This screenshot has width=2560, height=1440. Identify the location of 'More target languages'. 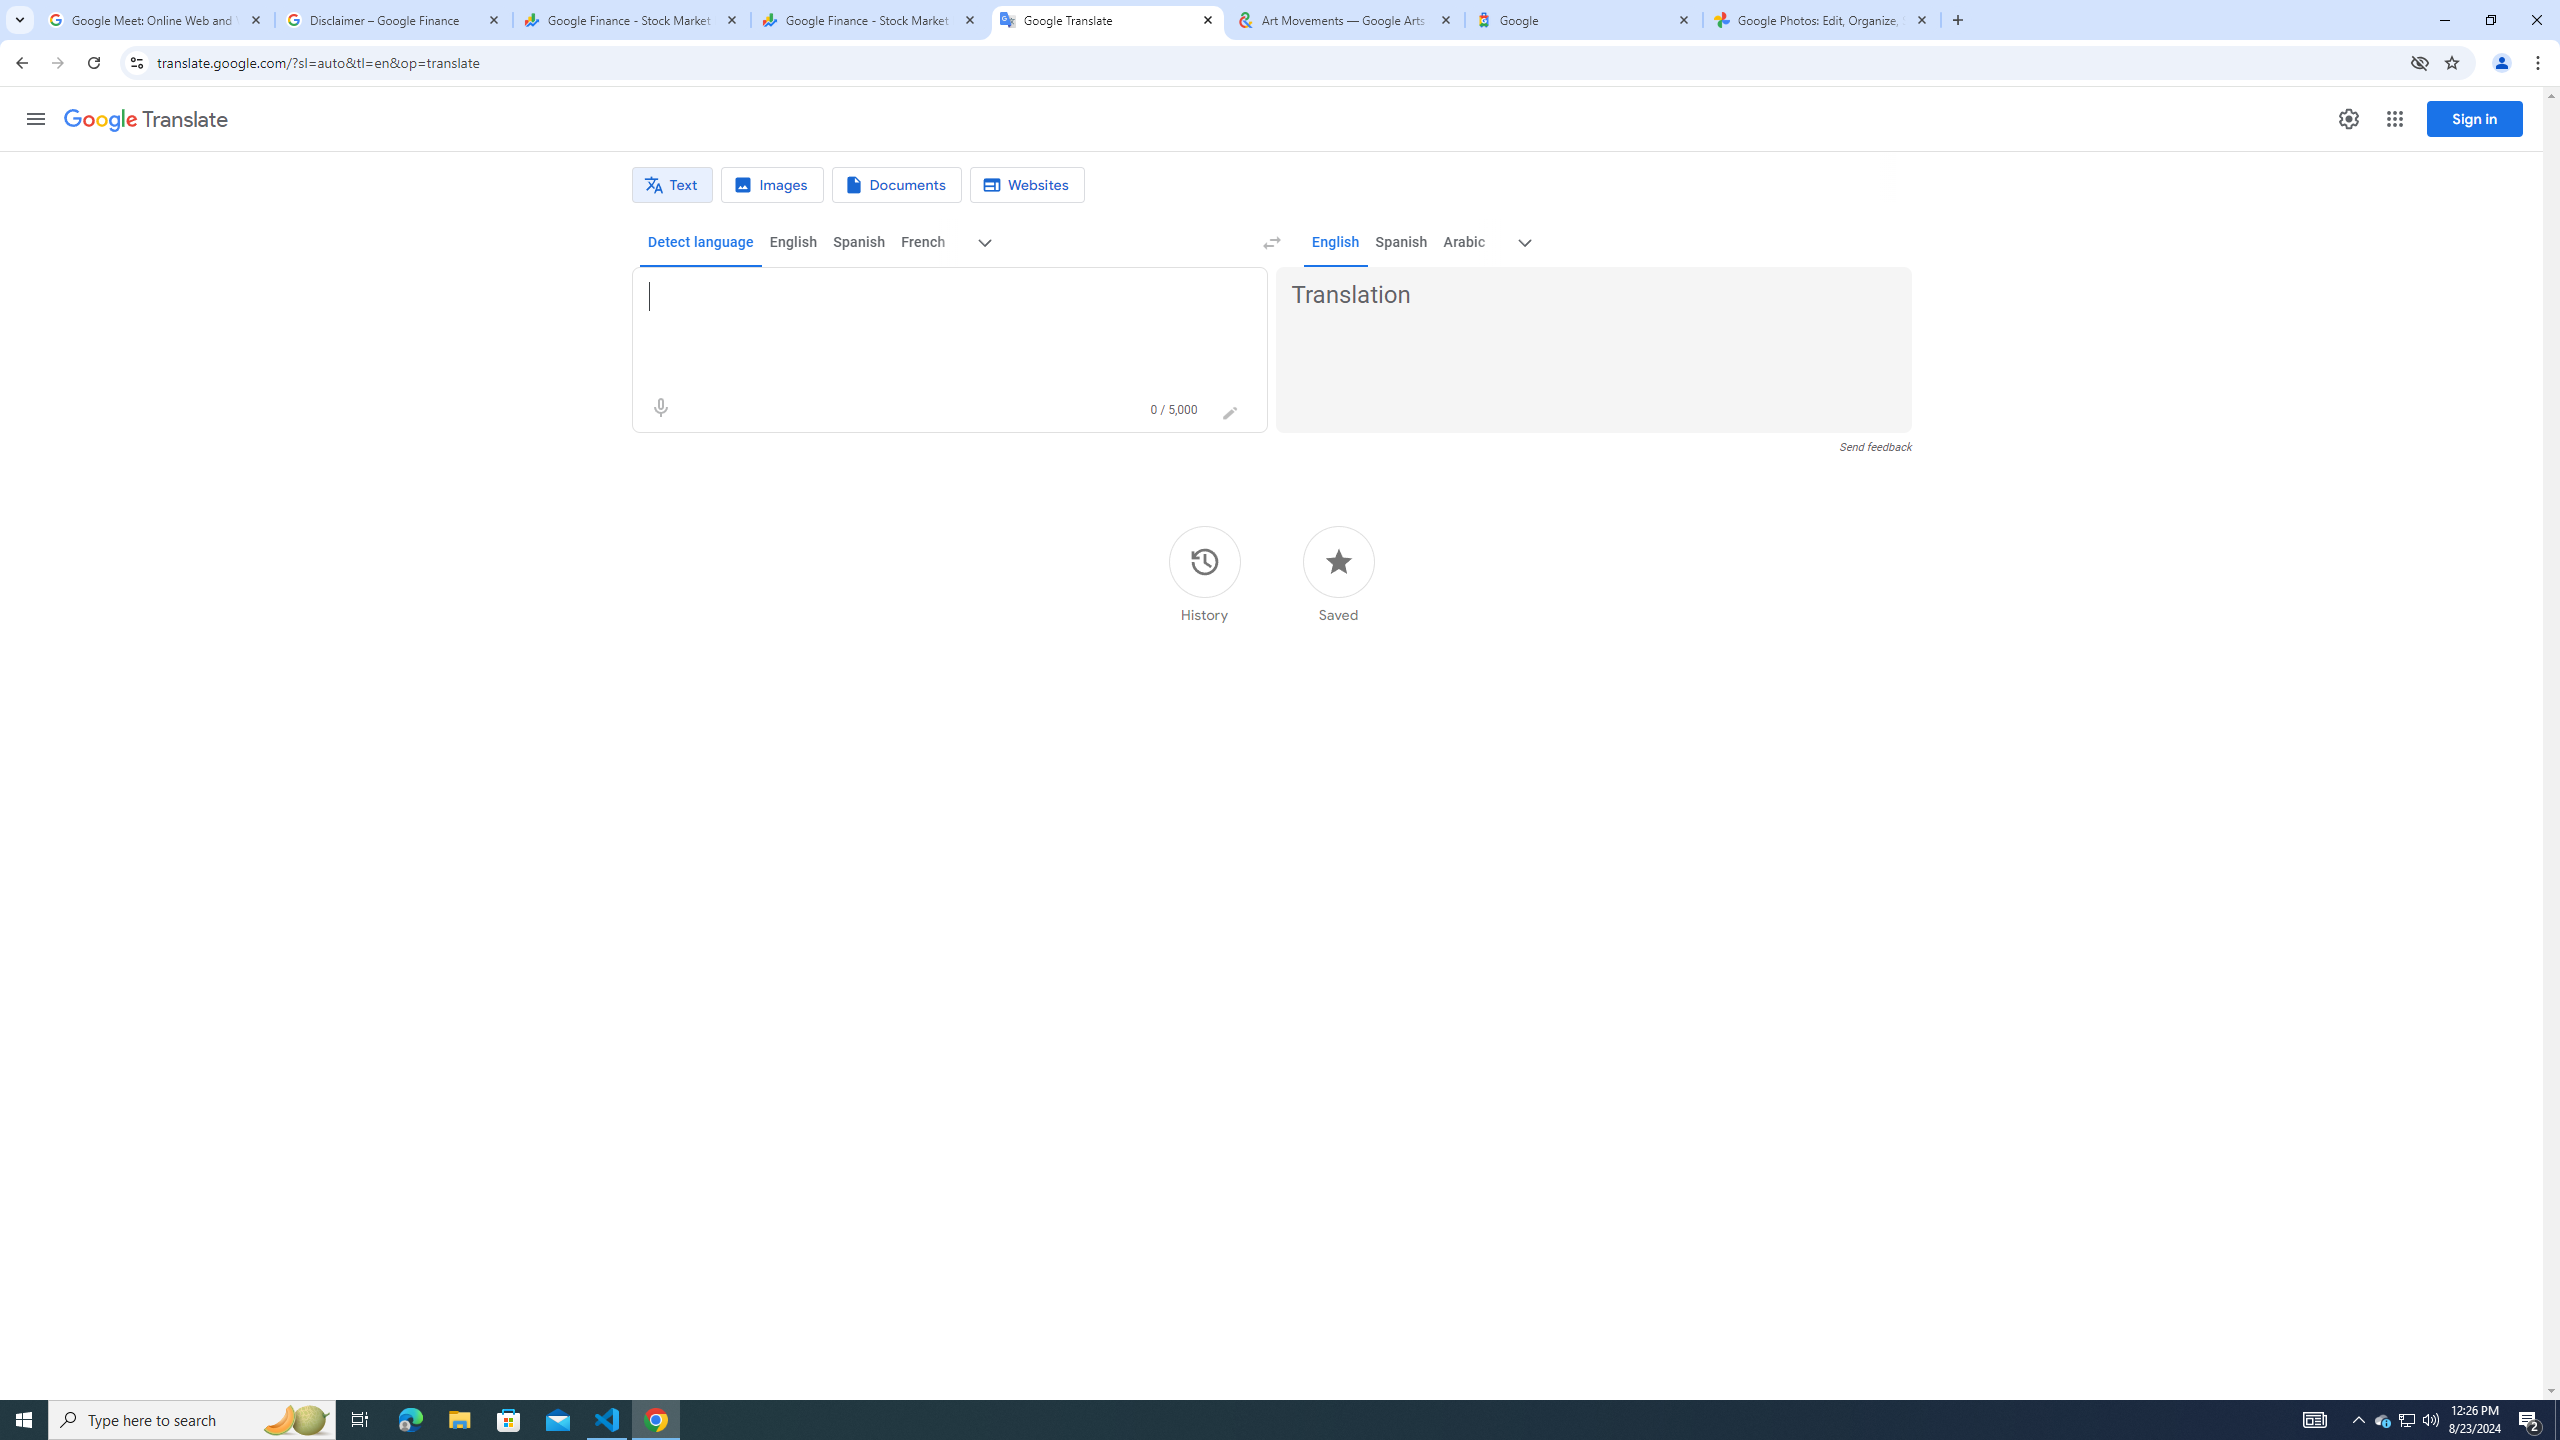
(1524, 242).